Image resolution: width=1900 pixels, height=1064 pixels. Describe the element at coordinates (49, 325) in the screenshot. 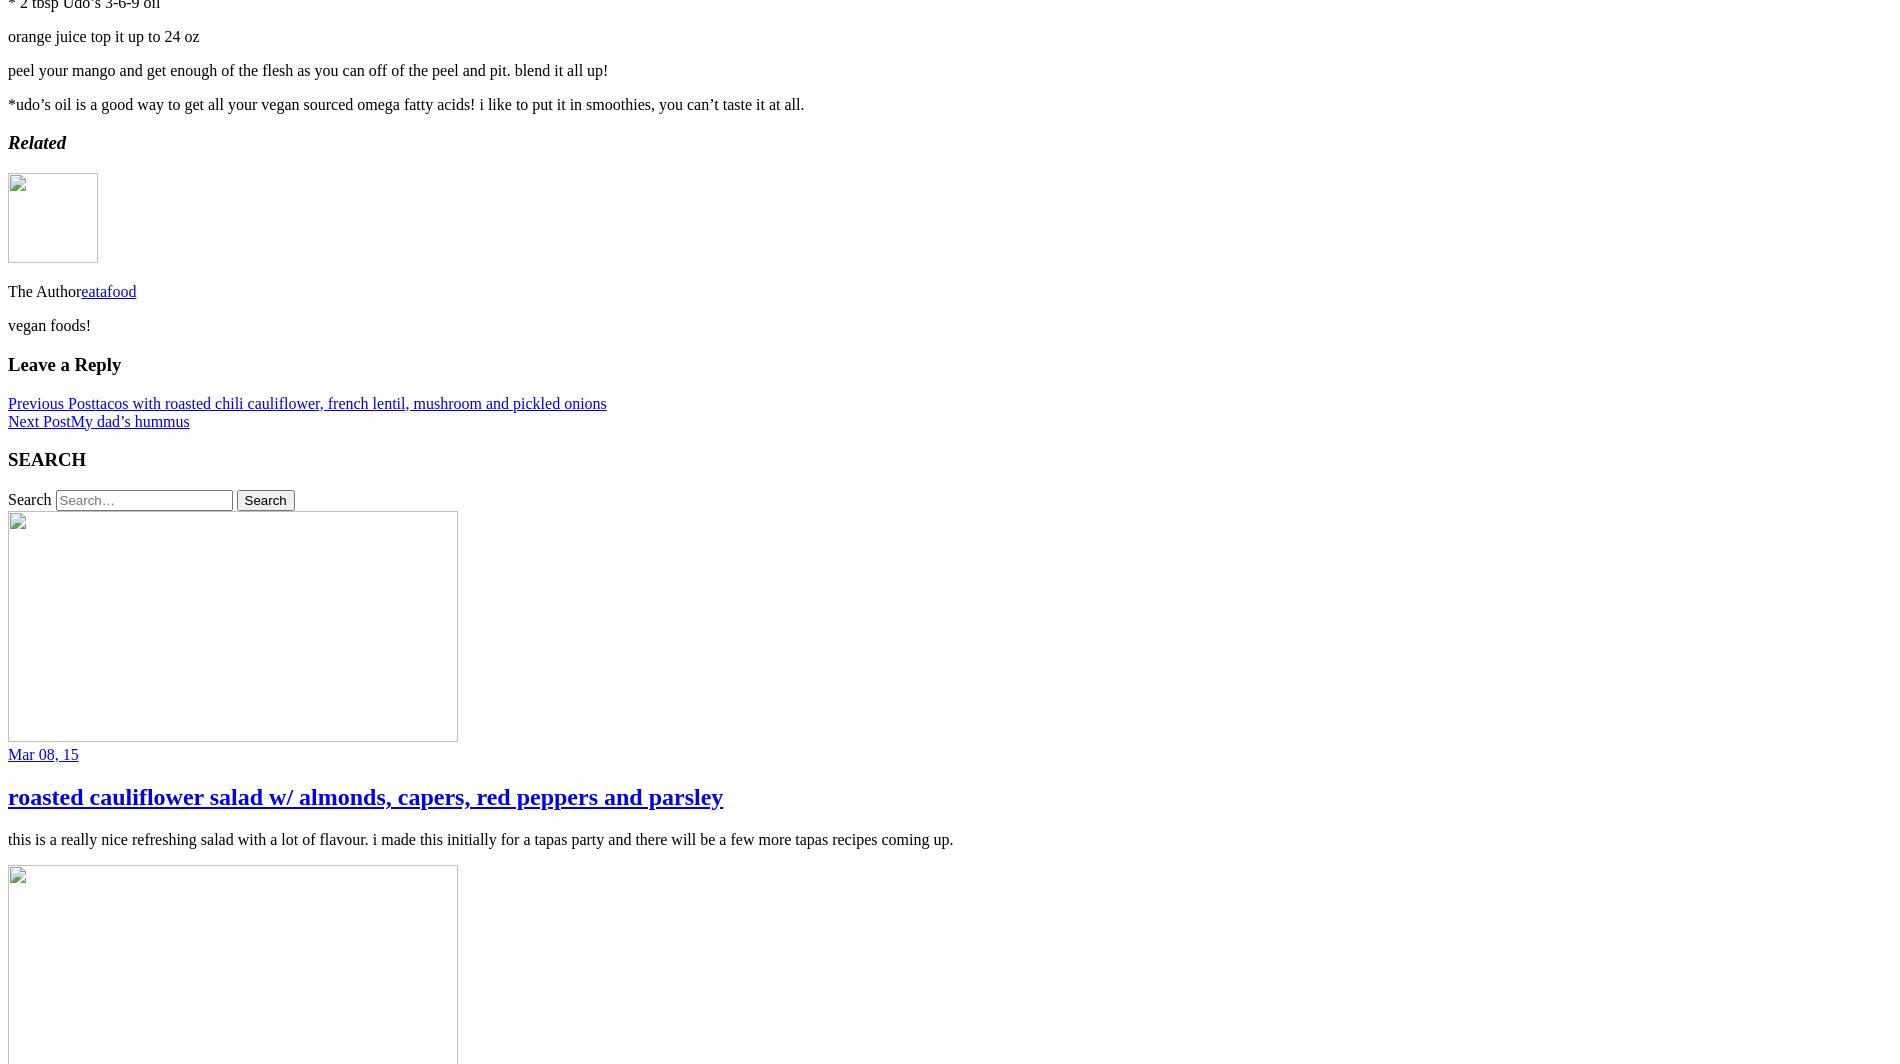

I see `'vegan foods!'` at that location.